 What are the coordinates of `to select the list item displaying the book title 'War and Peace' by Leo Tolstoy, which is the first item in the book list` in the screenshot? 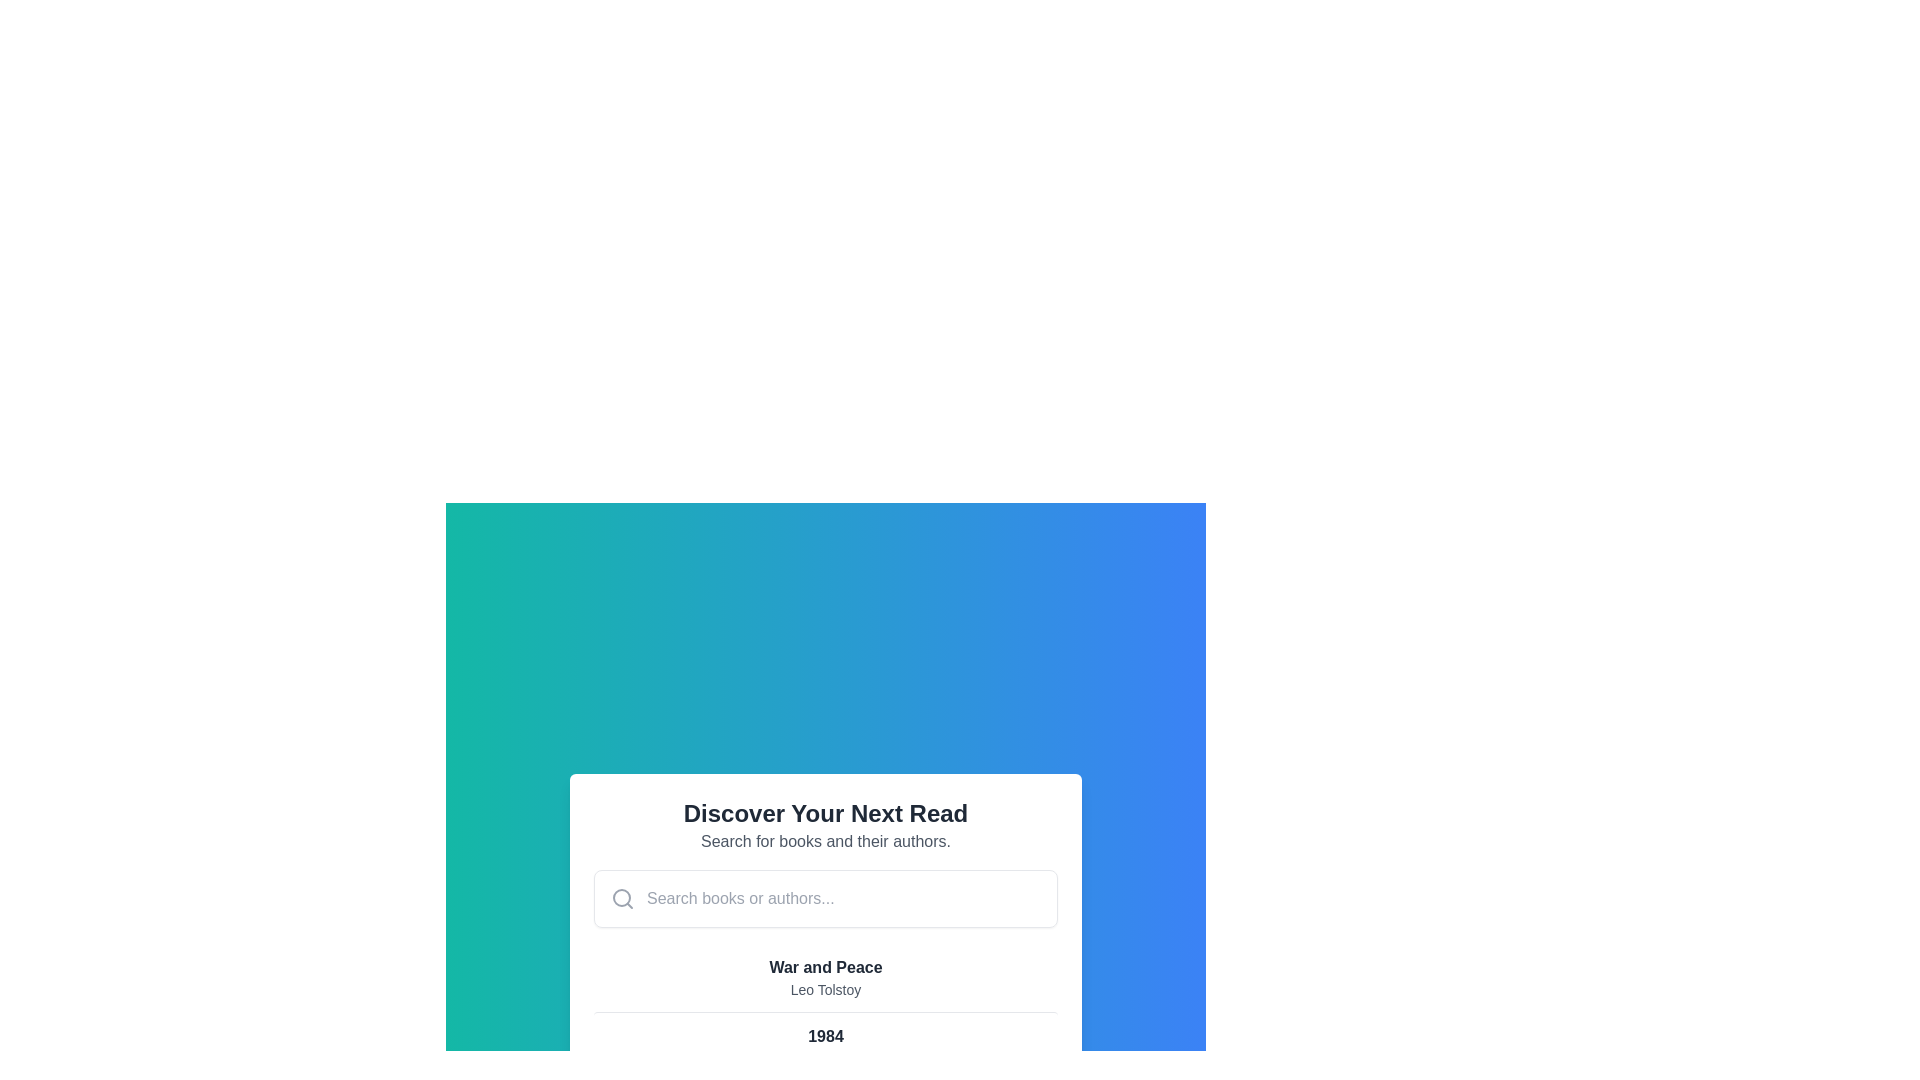 It's located at (825, 977).